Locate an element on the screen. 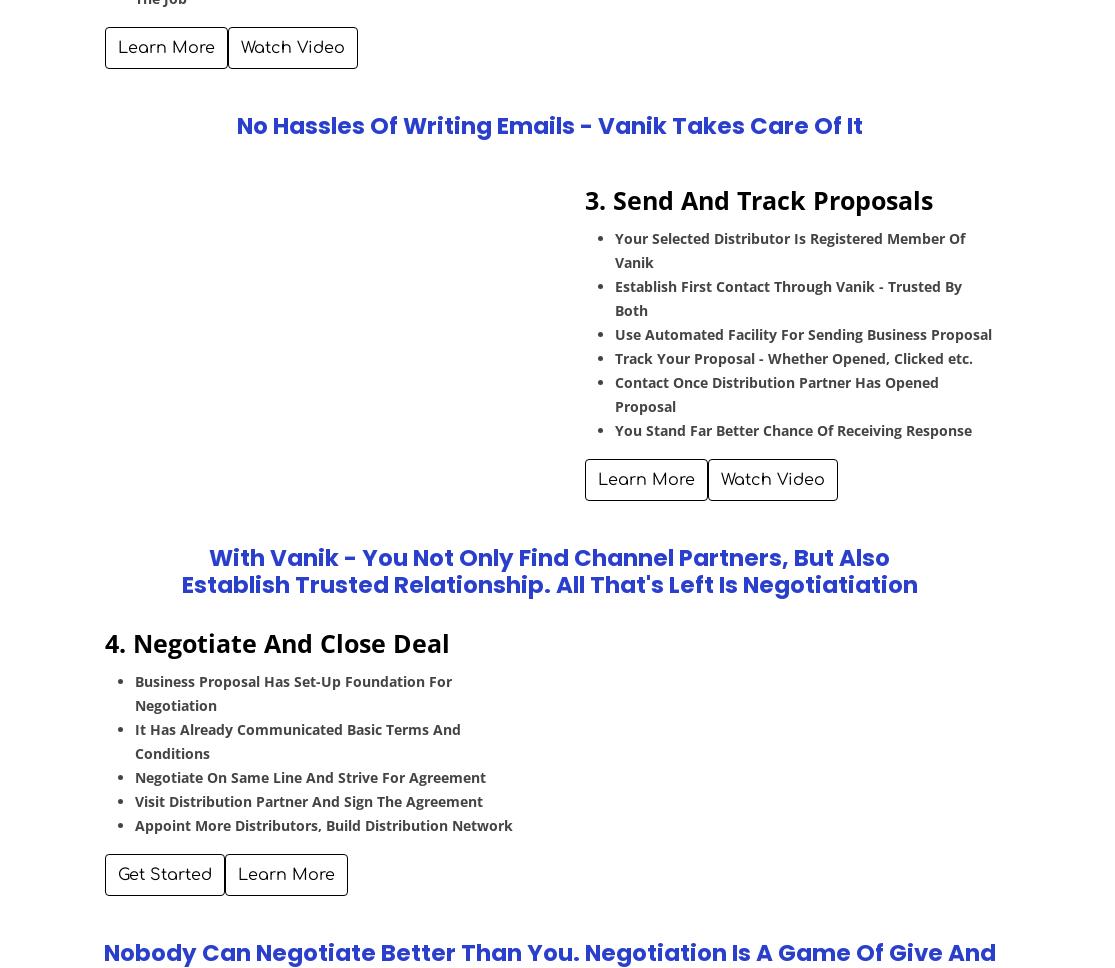 Image resolution: width=1115 pixels, height=968 pixels. 'Your Selected Distributor Is Registered Member Of Vanik' is located at coordinates (788, 249).